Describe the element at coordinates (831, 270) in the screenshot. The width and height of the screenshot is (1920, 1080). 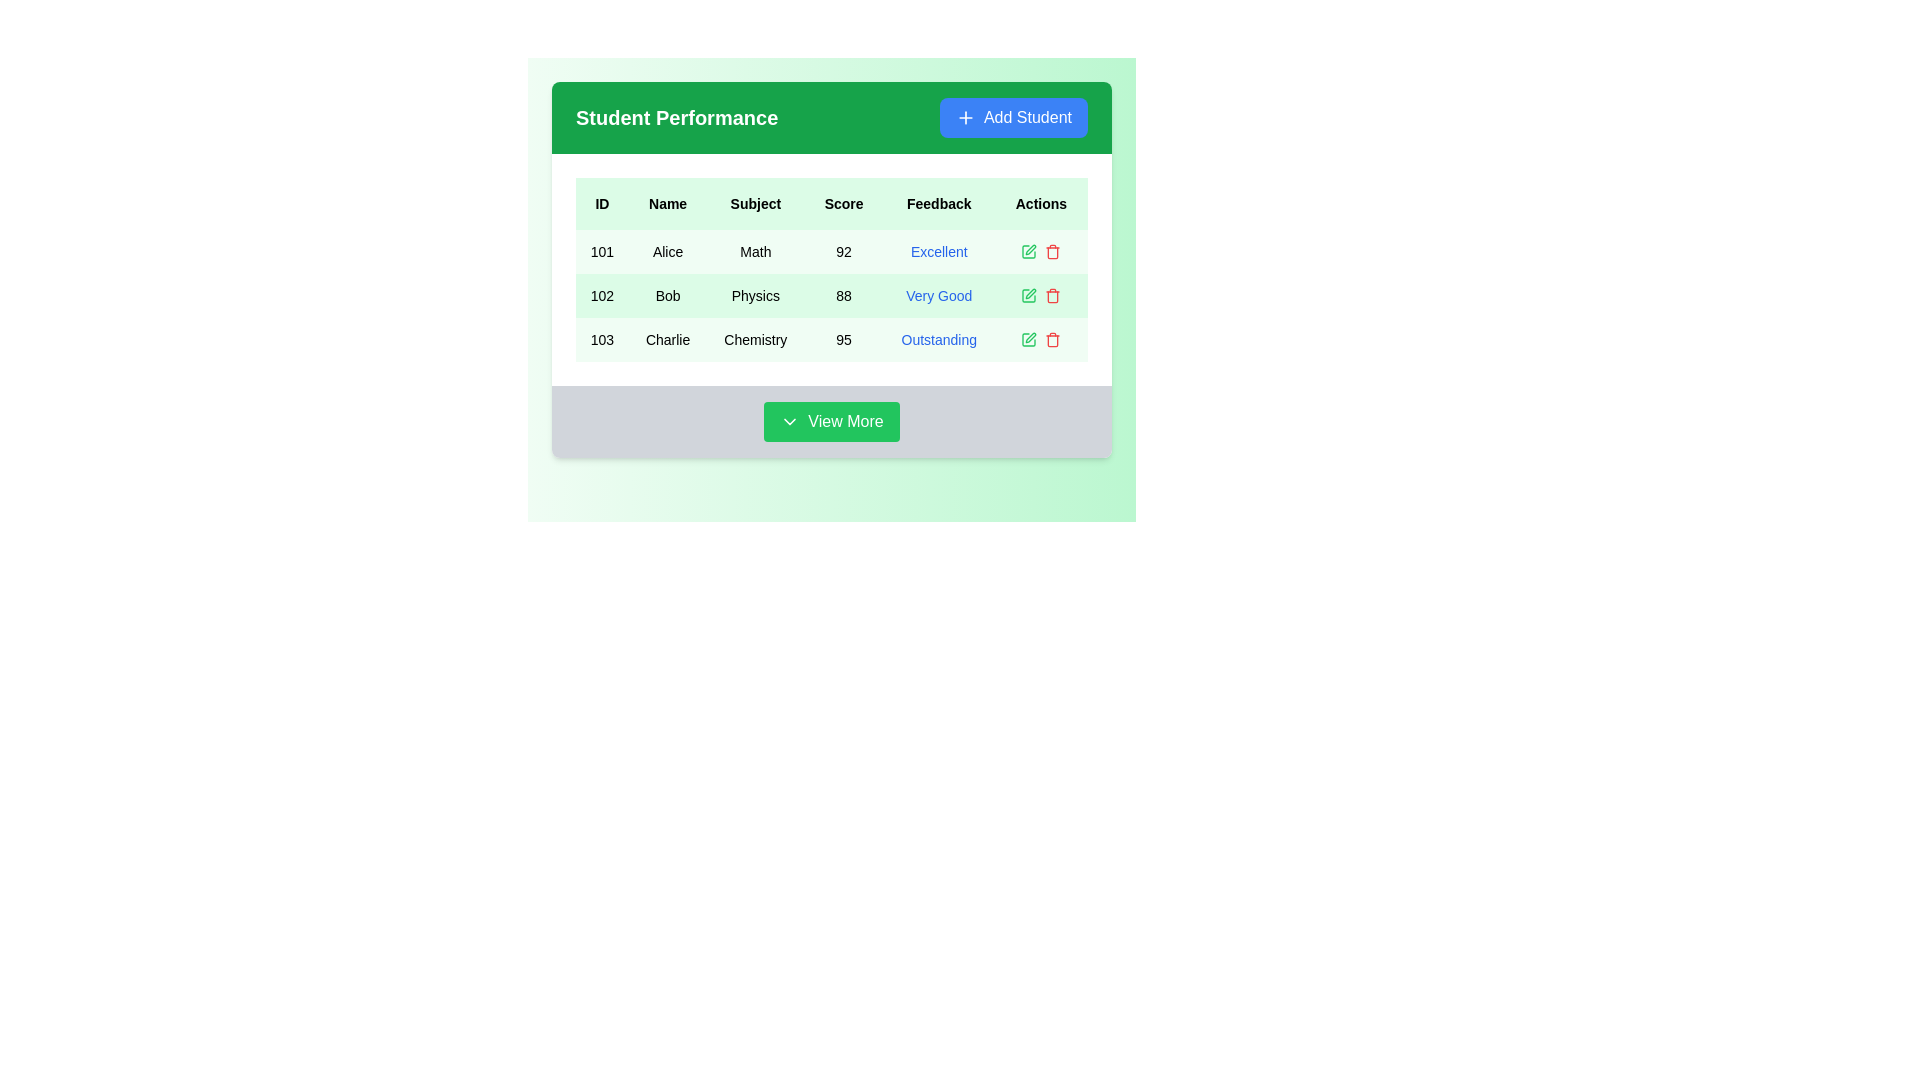
I see `the number displayed in the Score column of the first row in the Student Performance table, which shows '92'` at that location.